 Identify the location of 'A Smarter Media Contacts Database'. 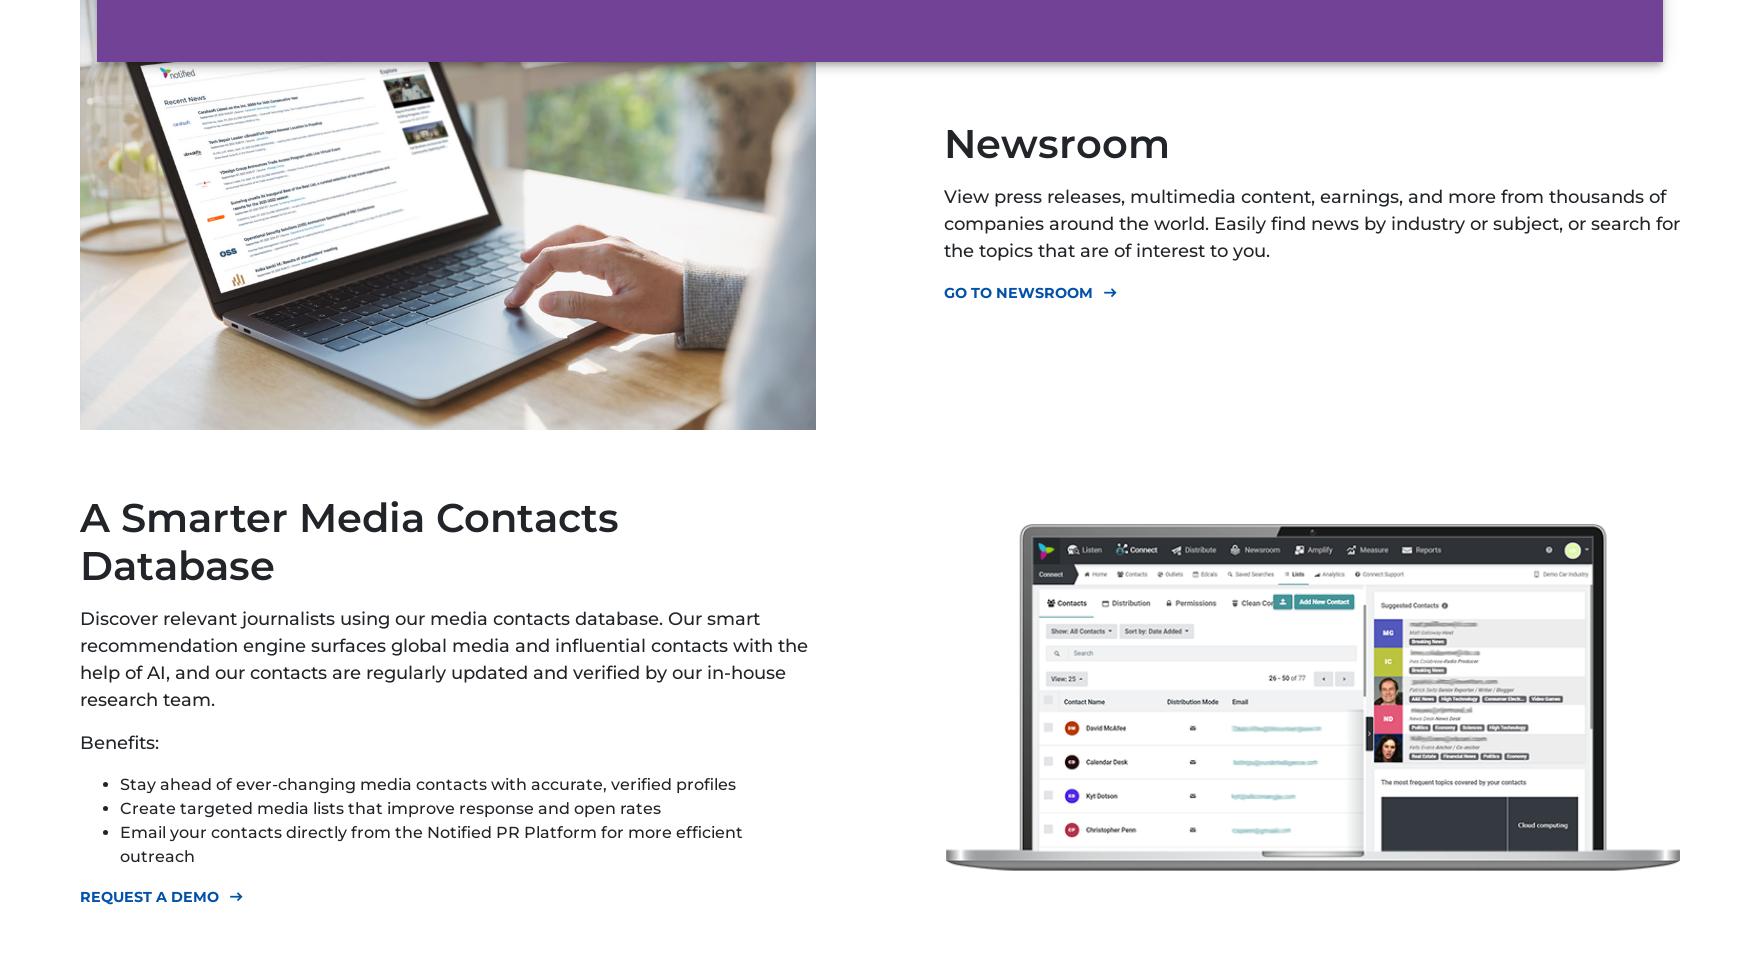
(348, 540).